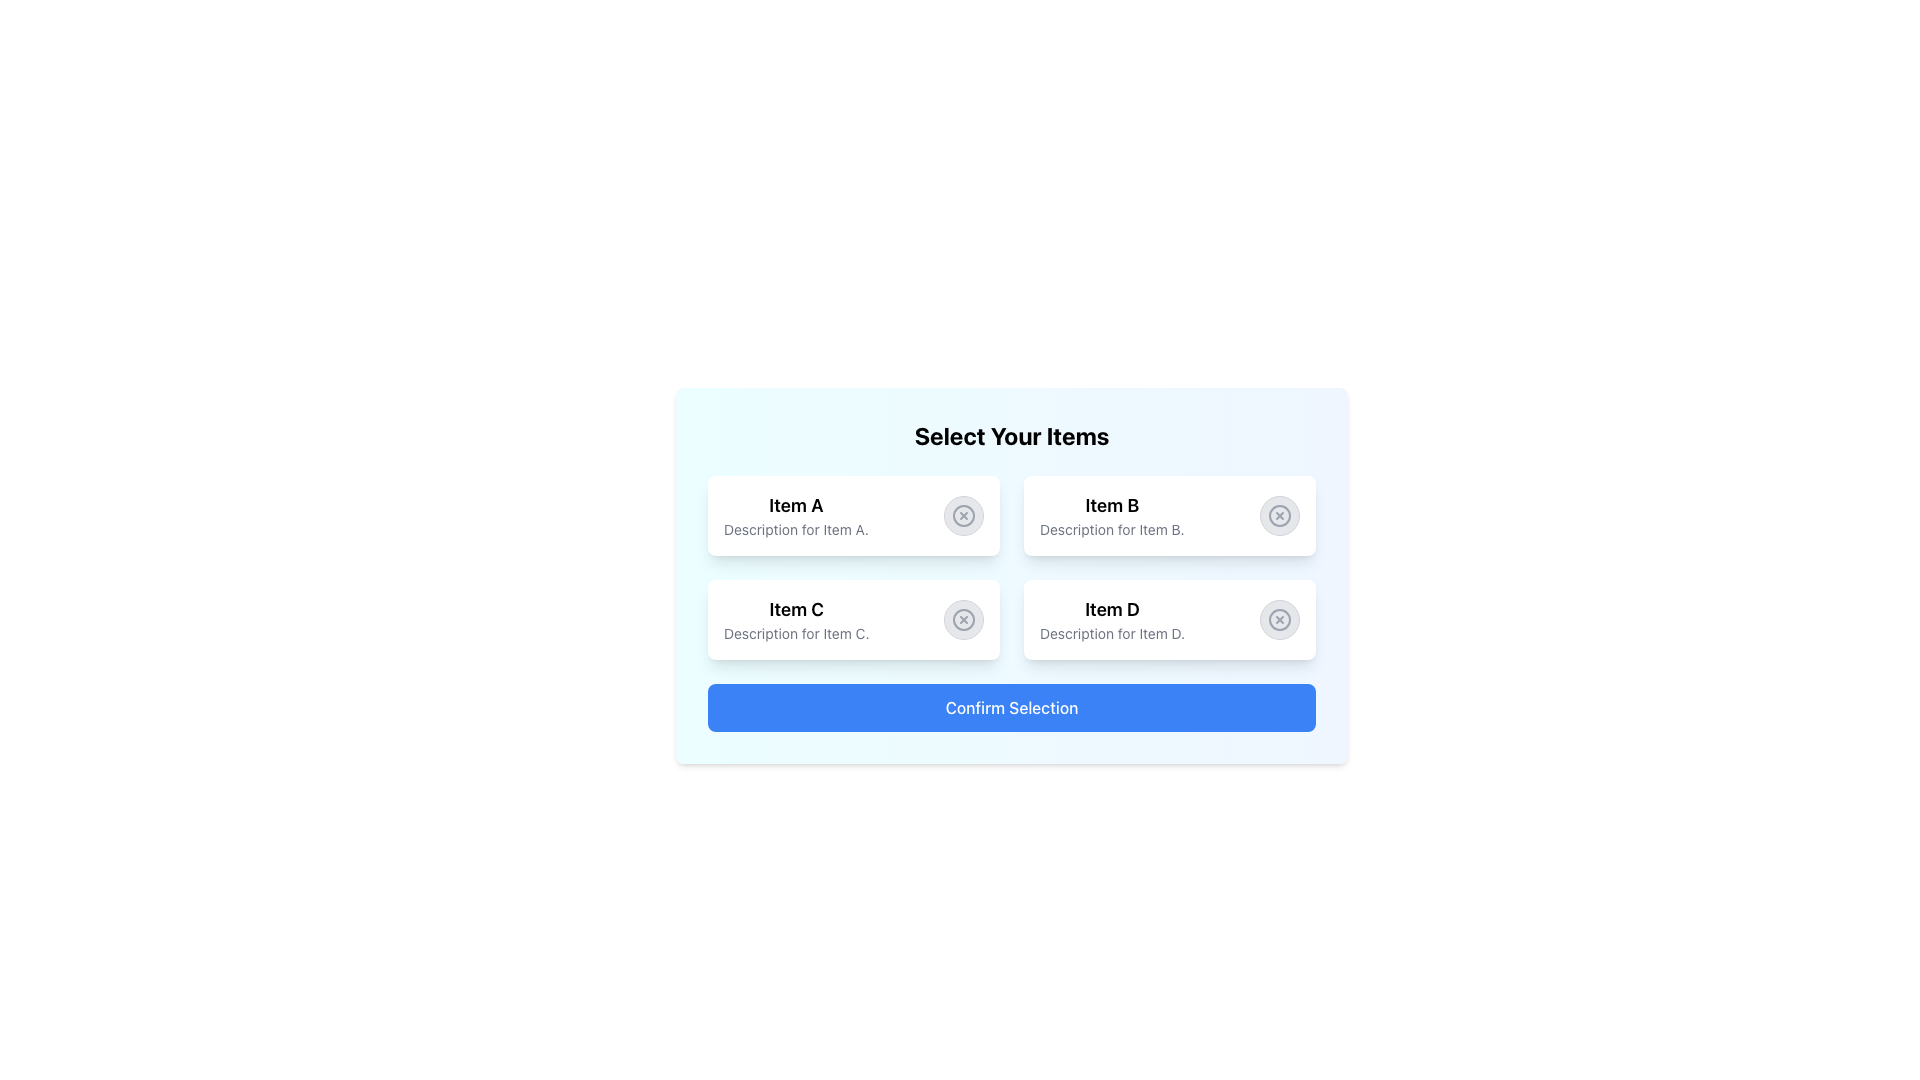 The height and width of the screenshot is (1080, 1920). I want to click on text label providing additional information about Item D, located below the header 'Item D' in the grid layout, so click(1111, 633).